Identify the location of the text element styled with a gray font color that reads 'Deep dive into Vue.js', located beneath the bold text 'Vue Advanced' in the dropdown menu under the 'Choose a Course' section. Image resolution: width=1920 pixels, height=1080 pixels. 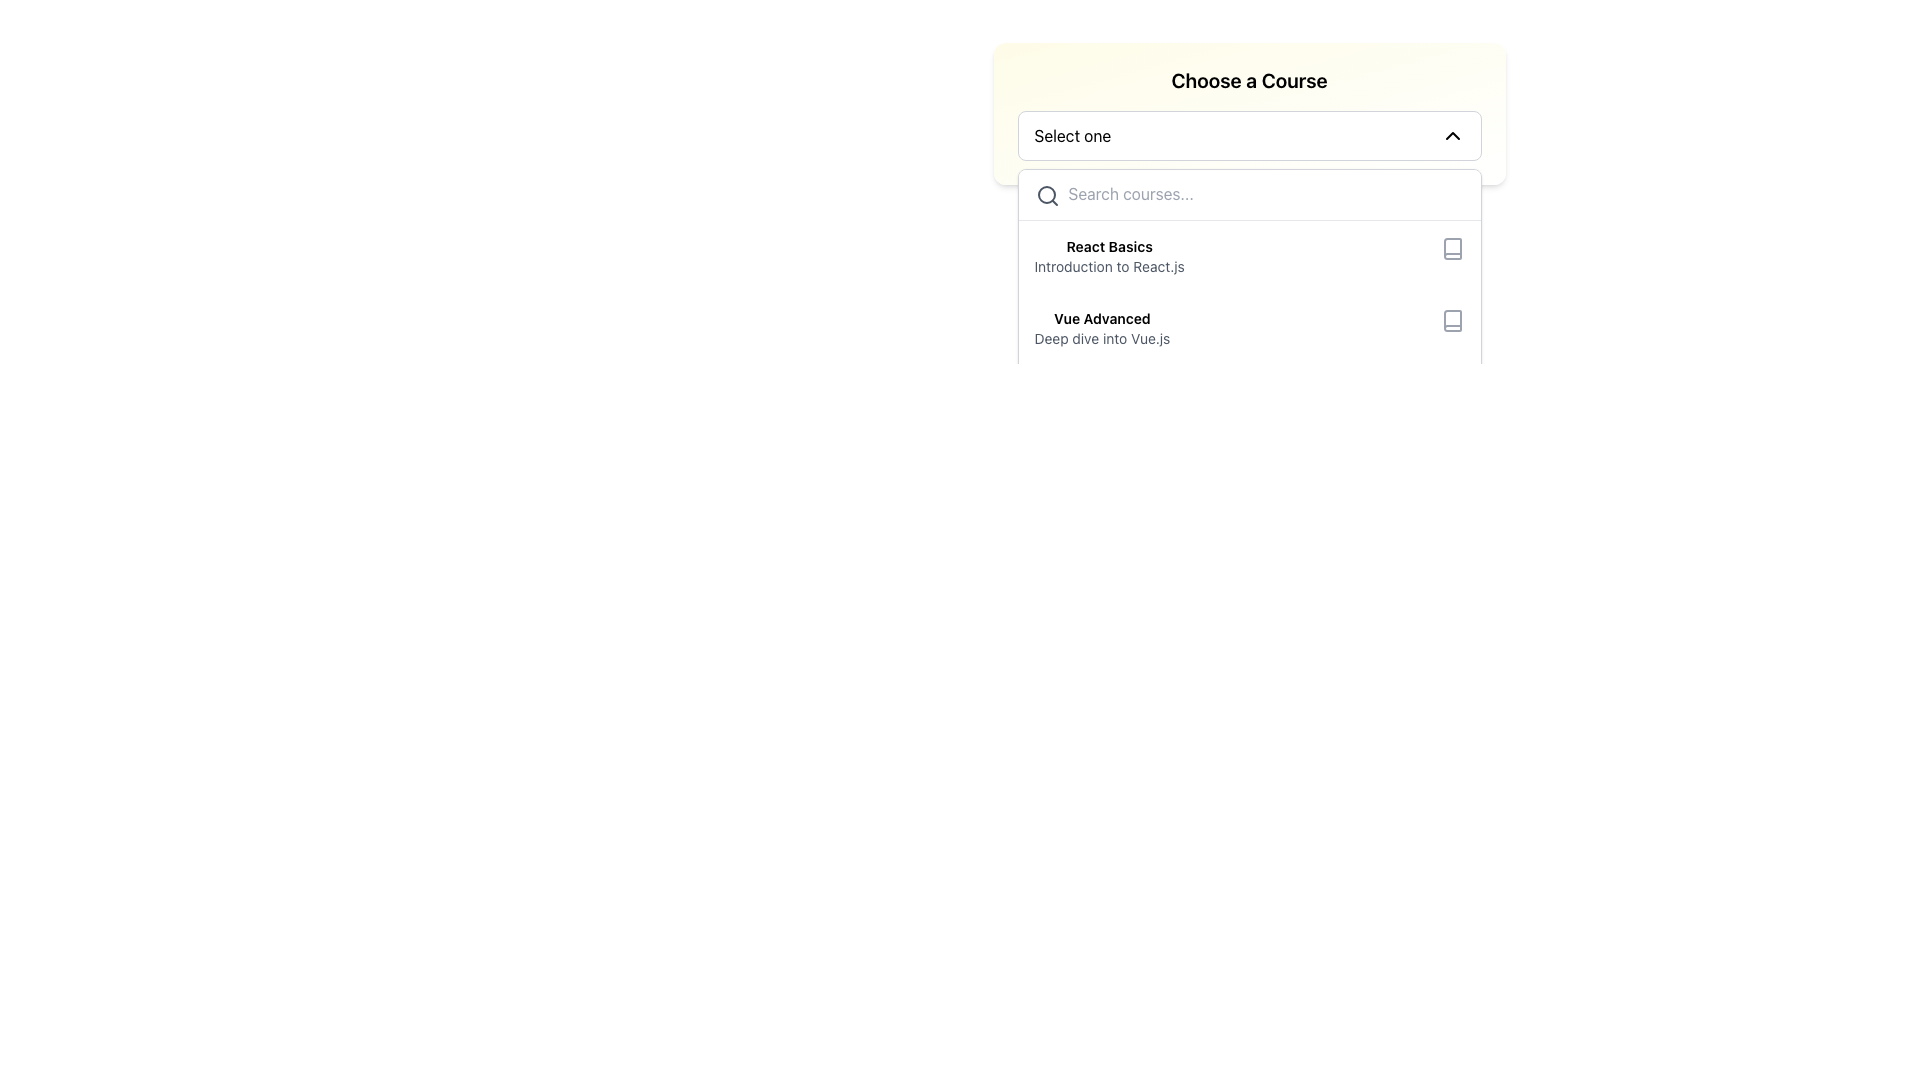
(1101, 337).